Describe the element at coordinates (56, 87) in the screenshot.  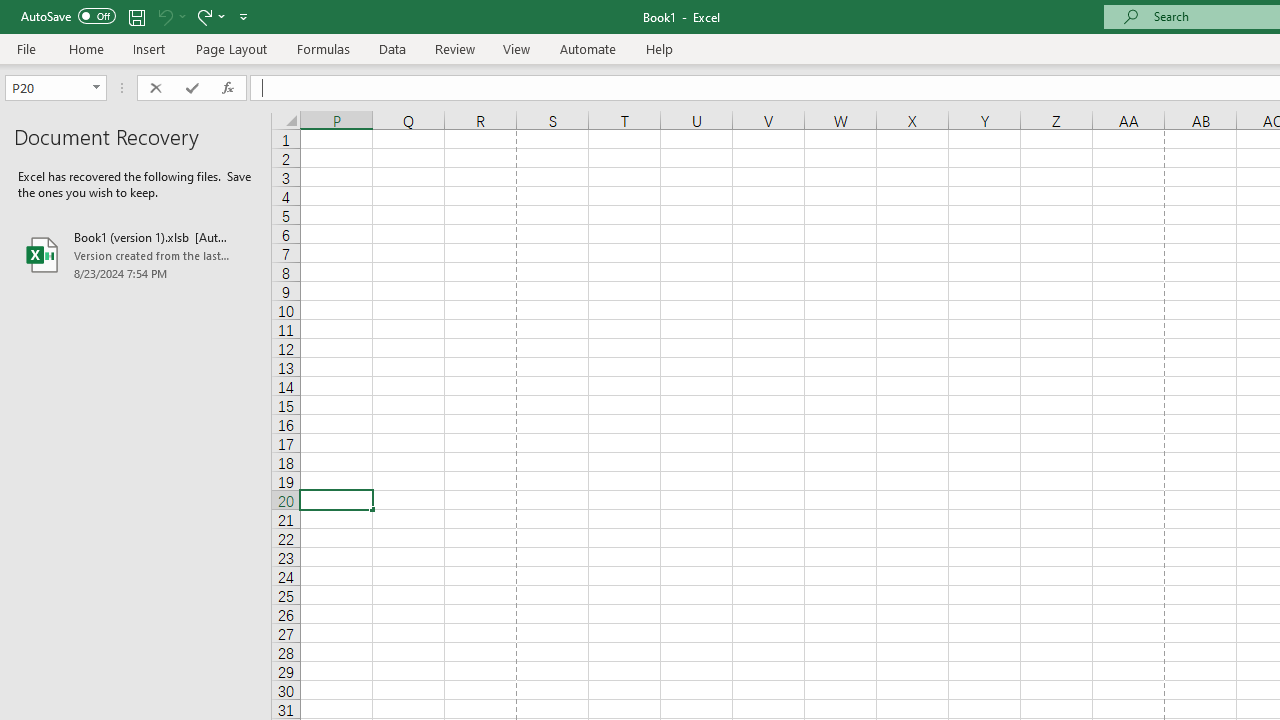
I see `'Name Box'` at that location.